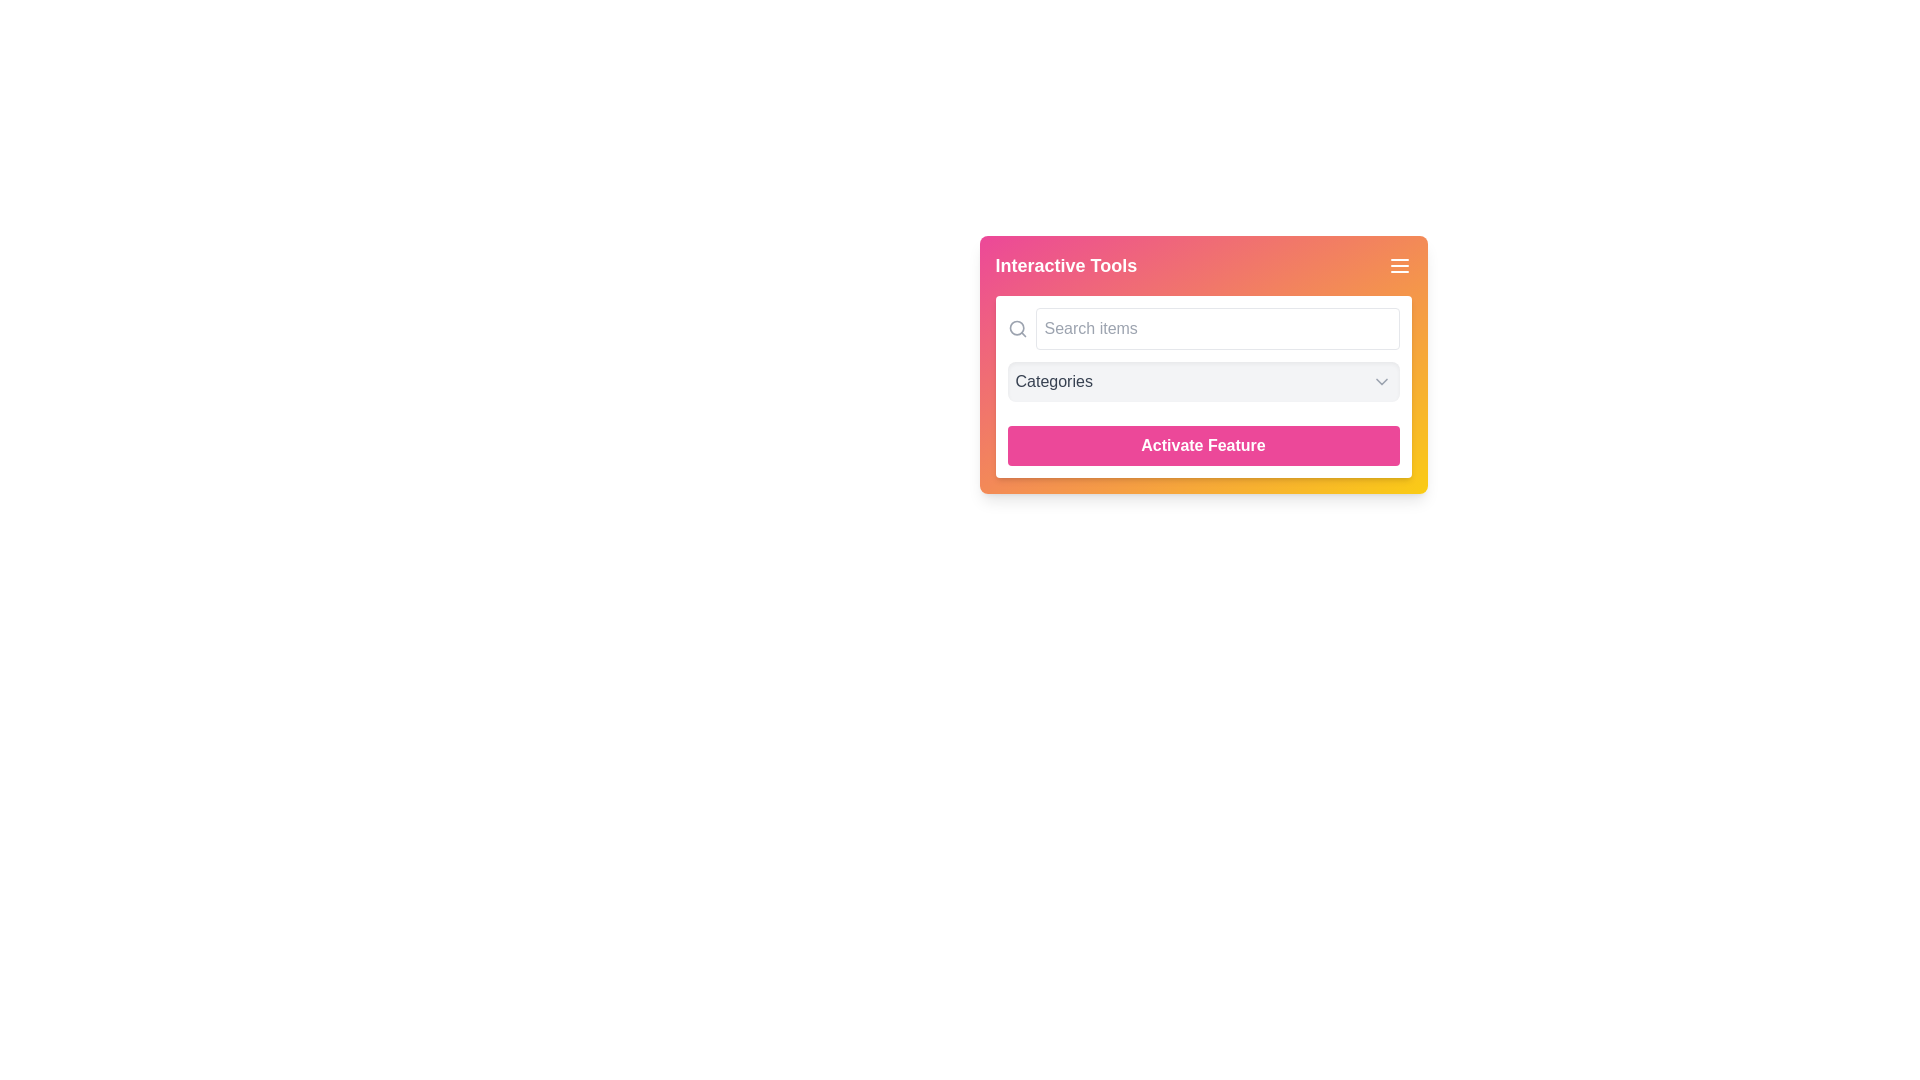 This screenshot has width=1920, height=1080. I want to click on the gray text label displaying 'Categories' located on the left side of the dropdown interface, so click(1053, 381).